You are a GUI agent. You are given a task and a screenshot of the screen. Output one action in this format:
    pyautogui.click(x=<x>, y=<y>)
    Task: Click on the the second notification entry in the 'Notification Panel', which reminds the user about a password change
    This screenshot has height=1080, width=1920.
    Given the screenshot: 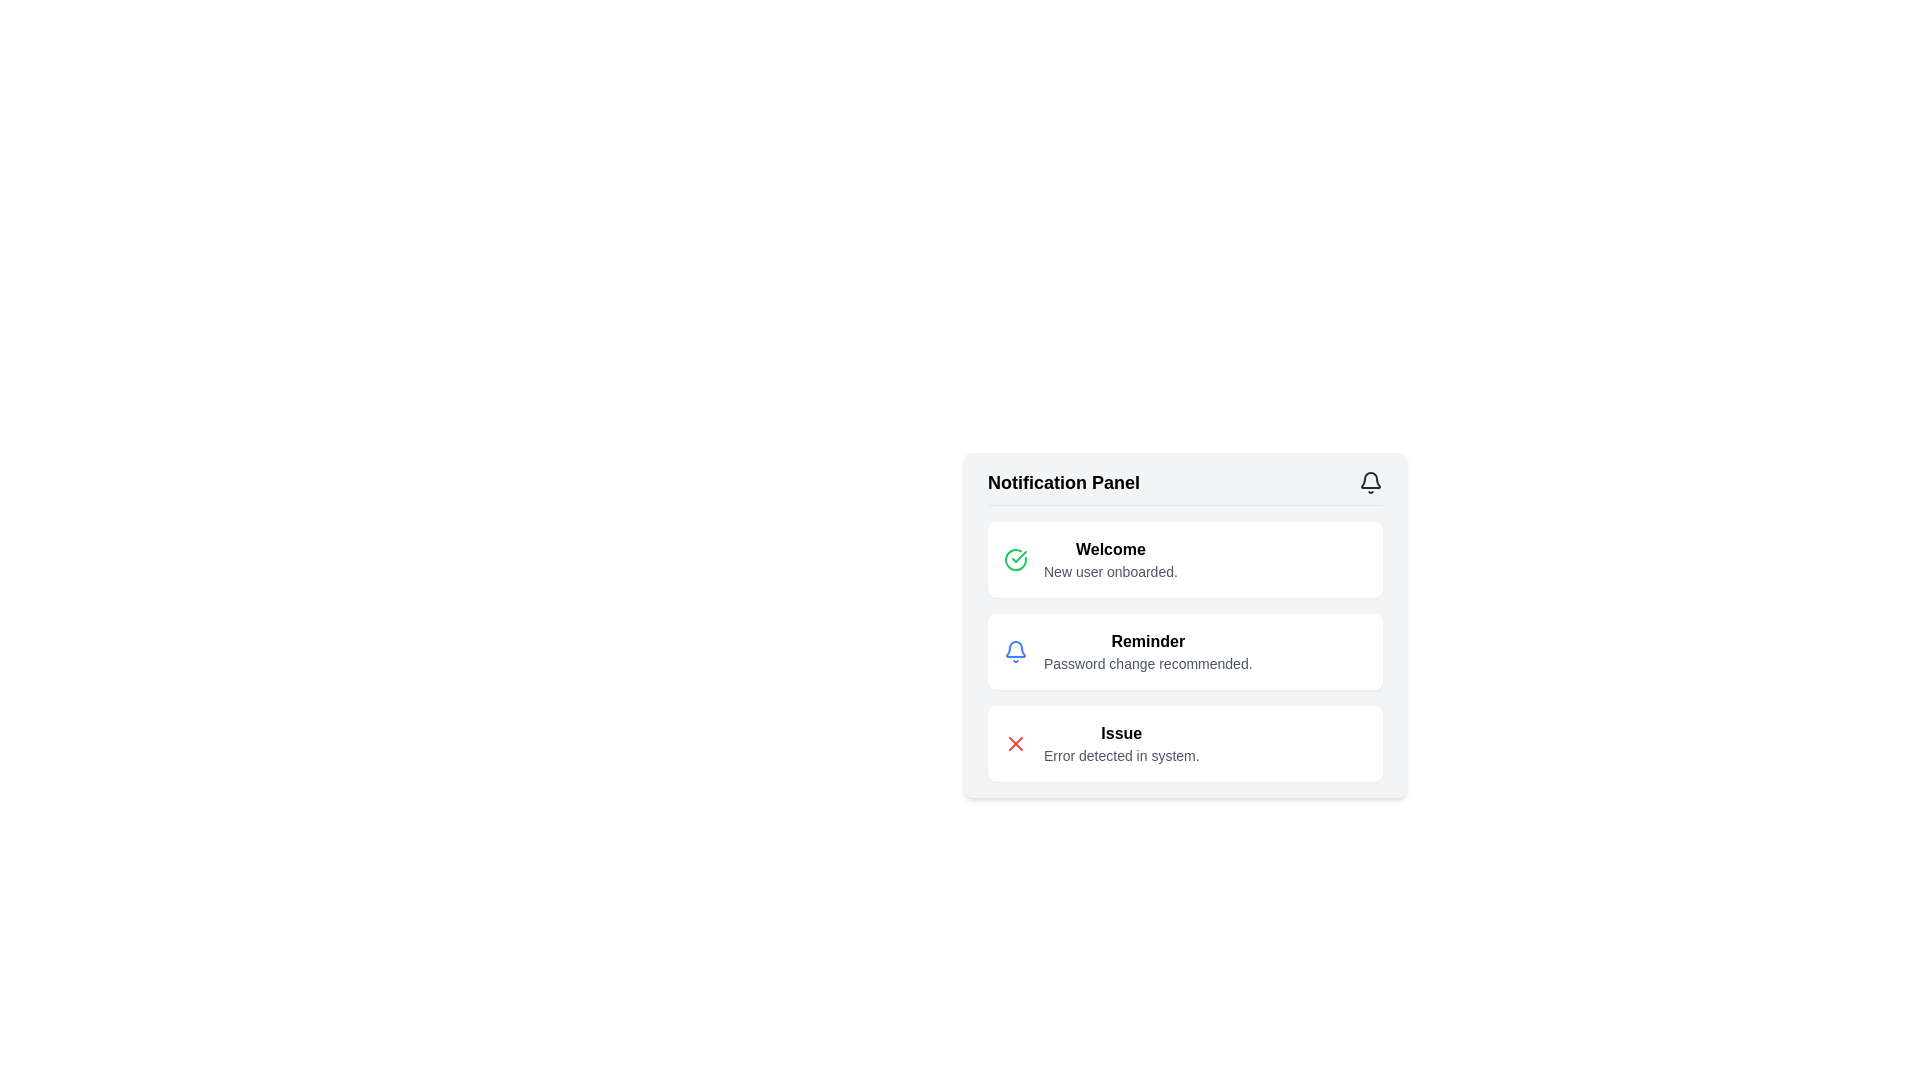 What is the action you would take?
    pyautogui.click(x=1185, y=624)
    